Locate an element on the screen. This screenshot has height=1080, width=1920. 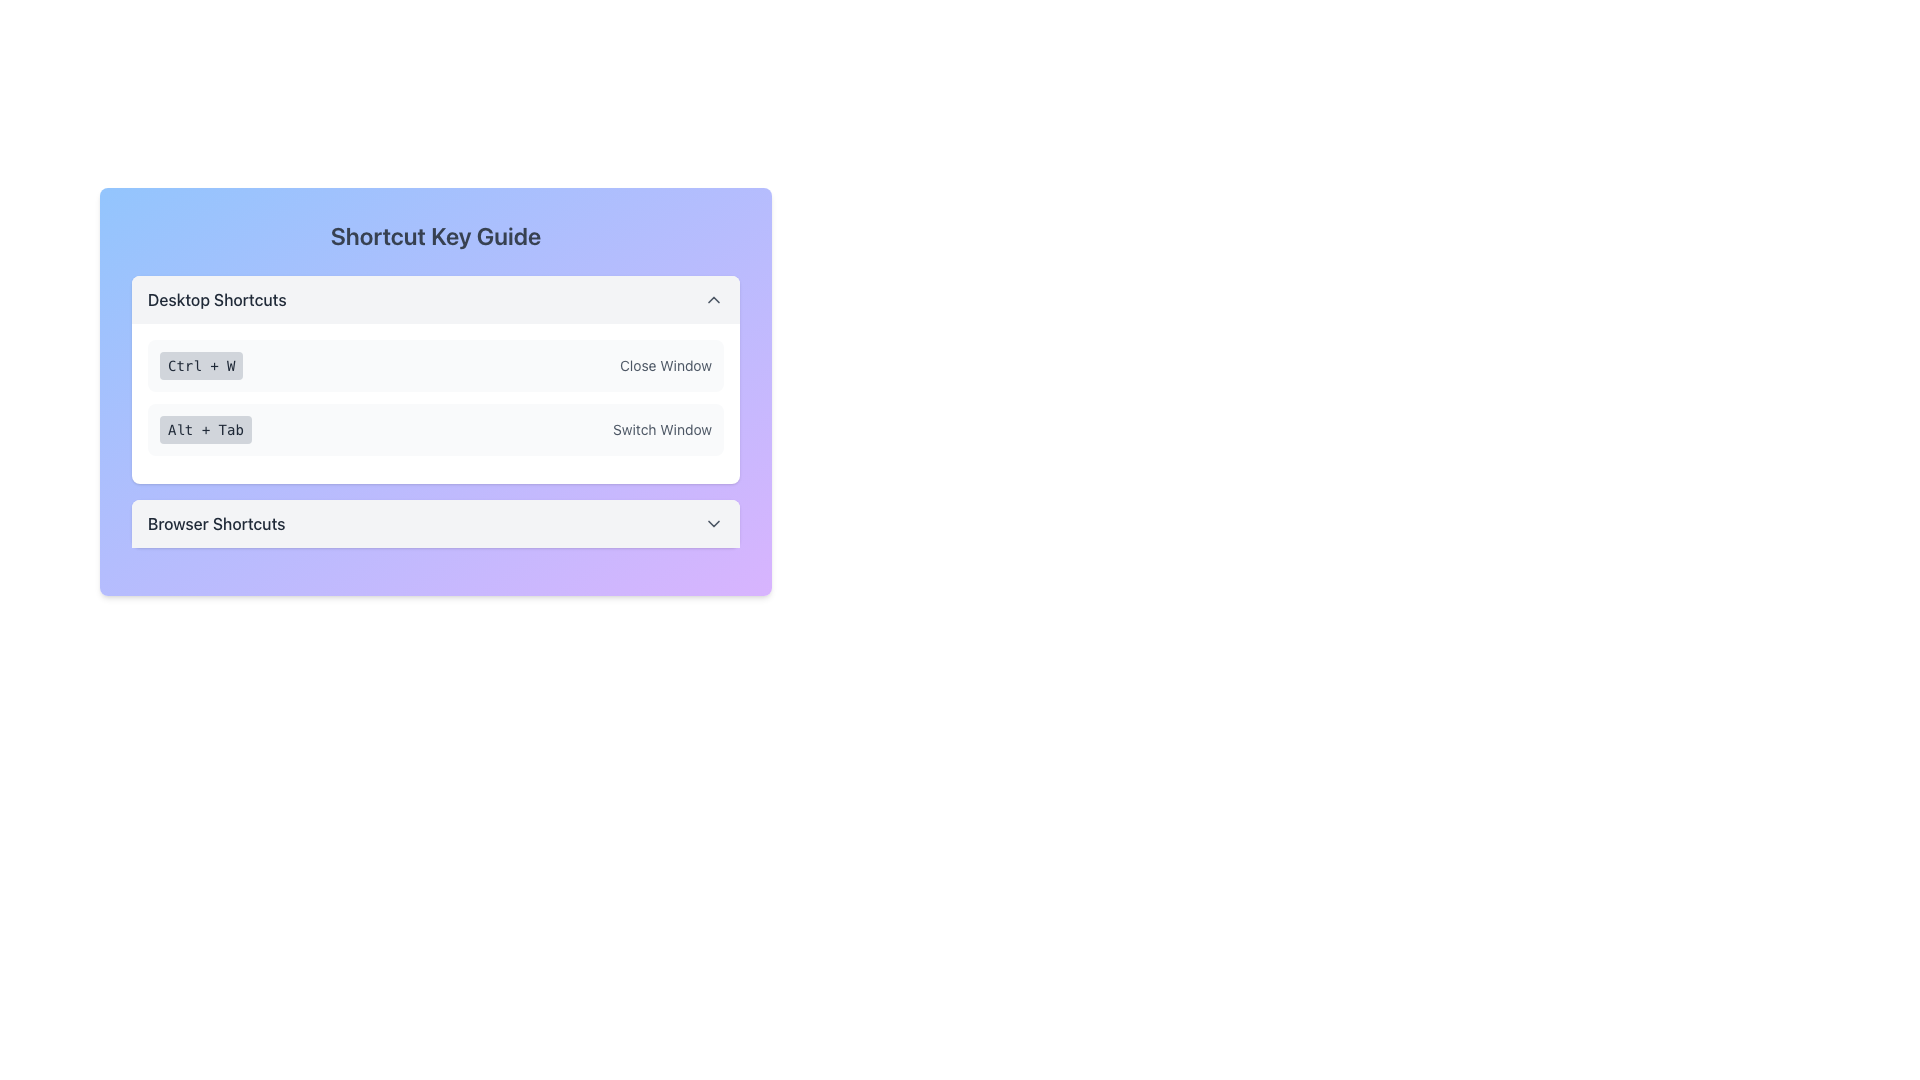
the text label indicating the functionality of the 'Ctrl + W' shortcut located on the right section of the 'Desktop Shortcuts' section is located at coordinates (666, 366).